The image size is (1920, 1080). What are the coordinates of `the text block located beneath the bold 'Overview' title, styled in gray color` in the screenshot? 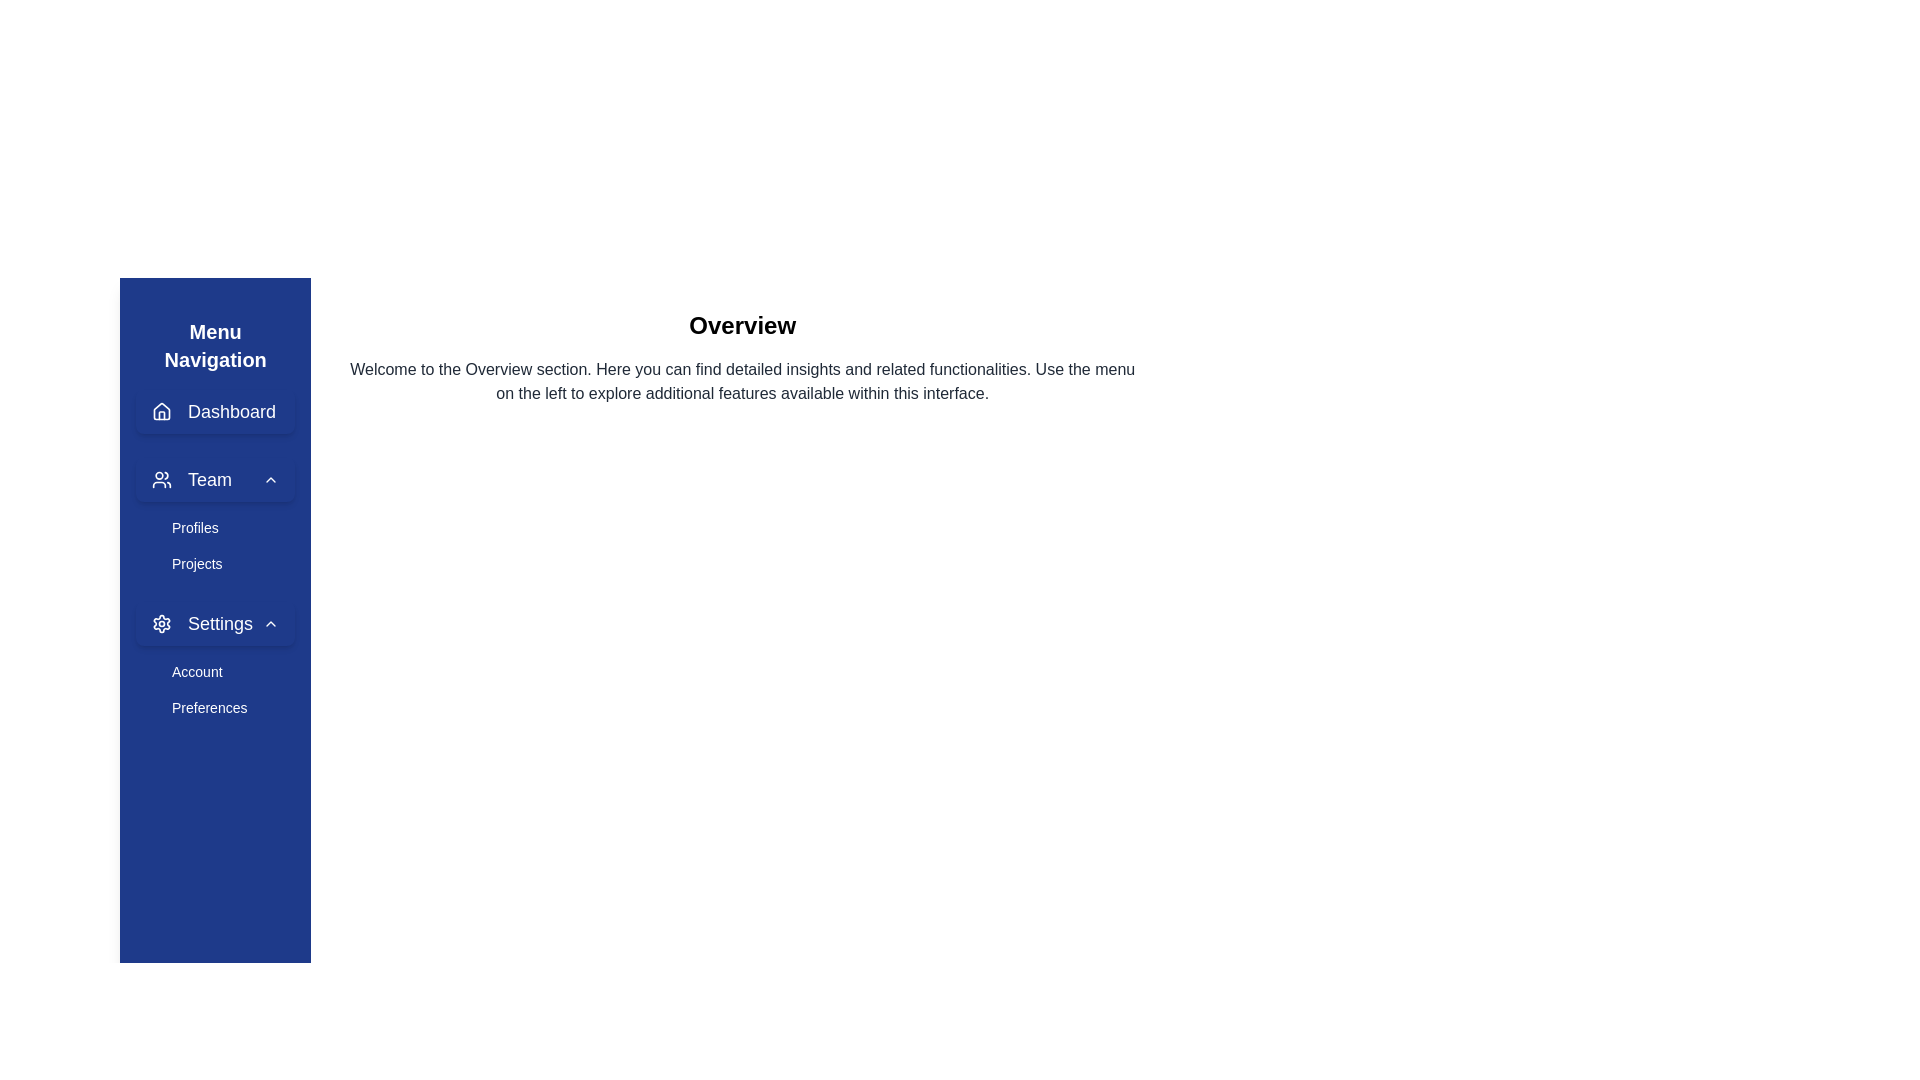 It's located at (741, 381).